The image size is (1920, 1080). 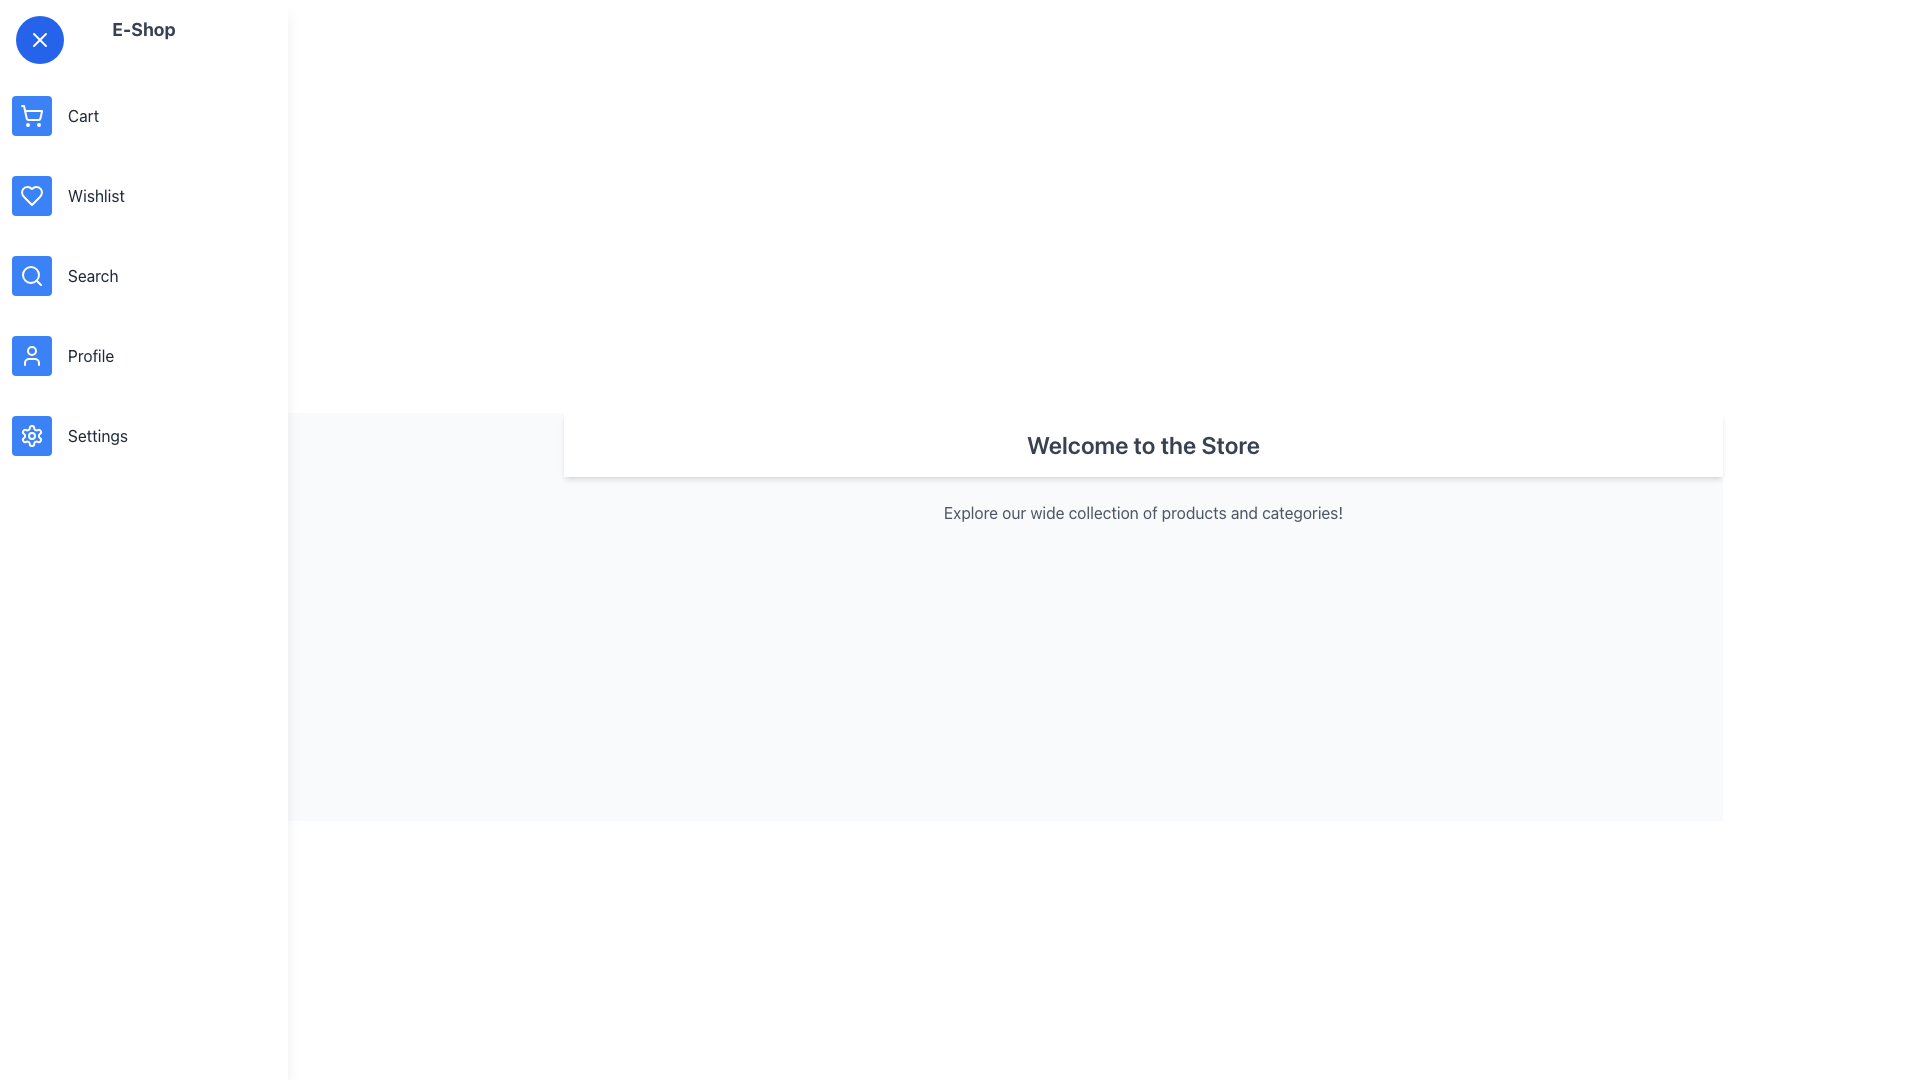 What do you see at coordinates (92, 276) in the screenshot?
I see `the 'Search' label located in the left vertical navigation bar, situated between the 'Wishlist' and 'Profile' items, indicating its functionality for search operations` at bounding box center [92, 276].